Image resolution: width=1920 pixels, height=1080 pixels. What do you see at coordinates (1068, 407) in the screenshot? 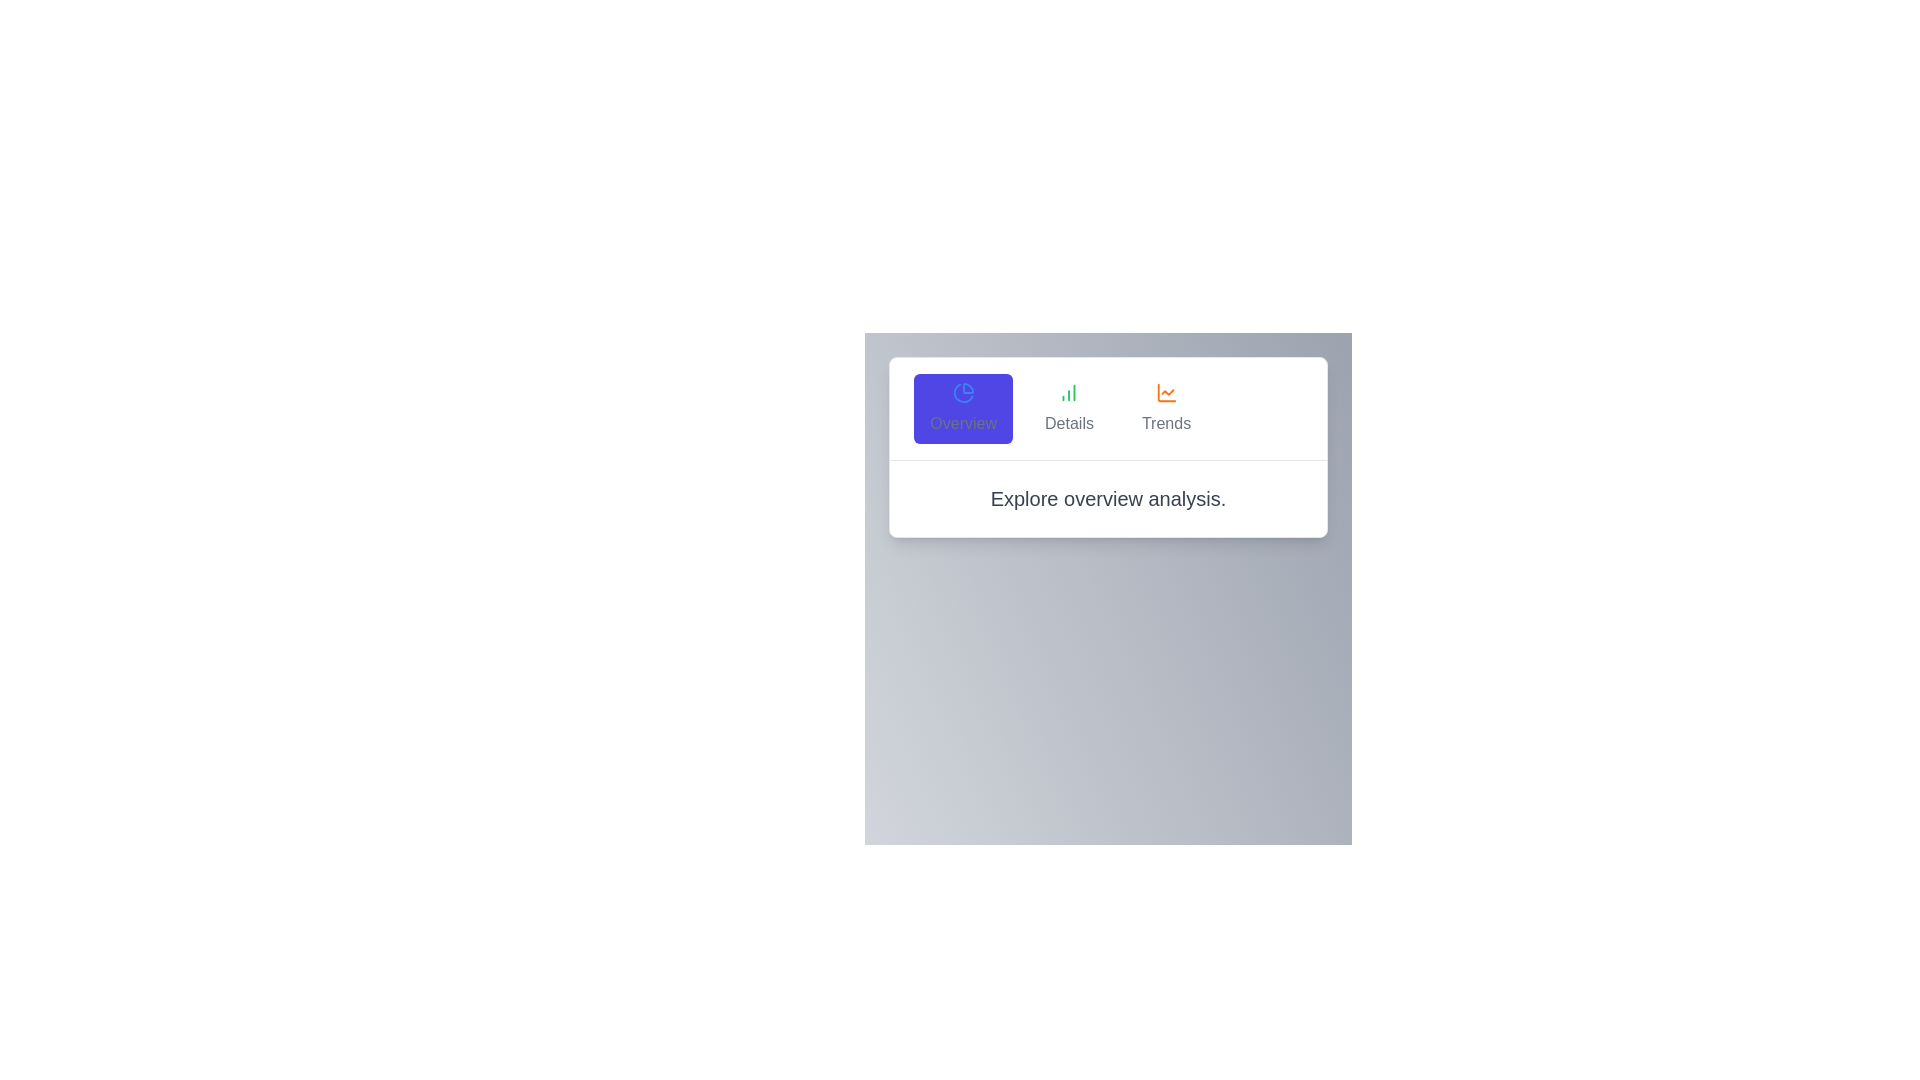
I see `the Details tab to view its content` at bounding box center [1068, 407].